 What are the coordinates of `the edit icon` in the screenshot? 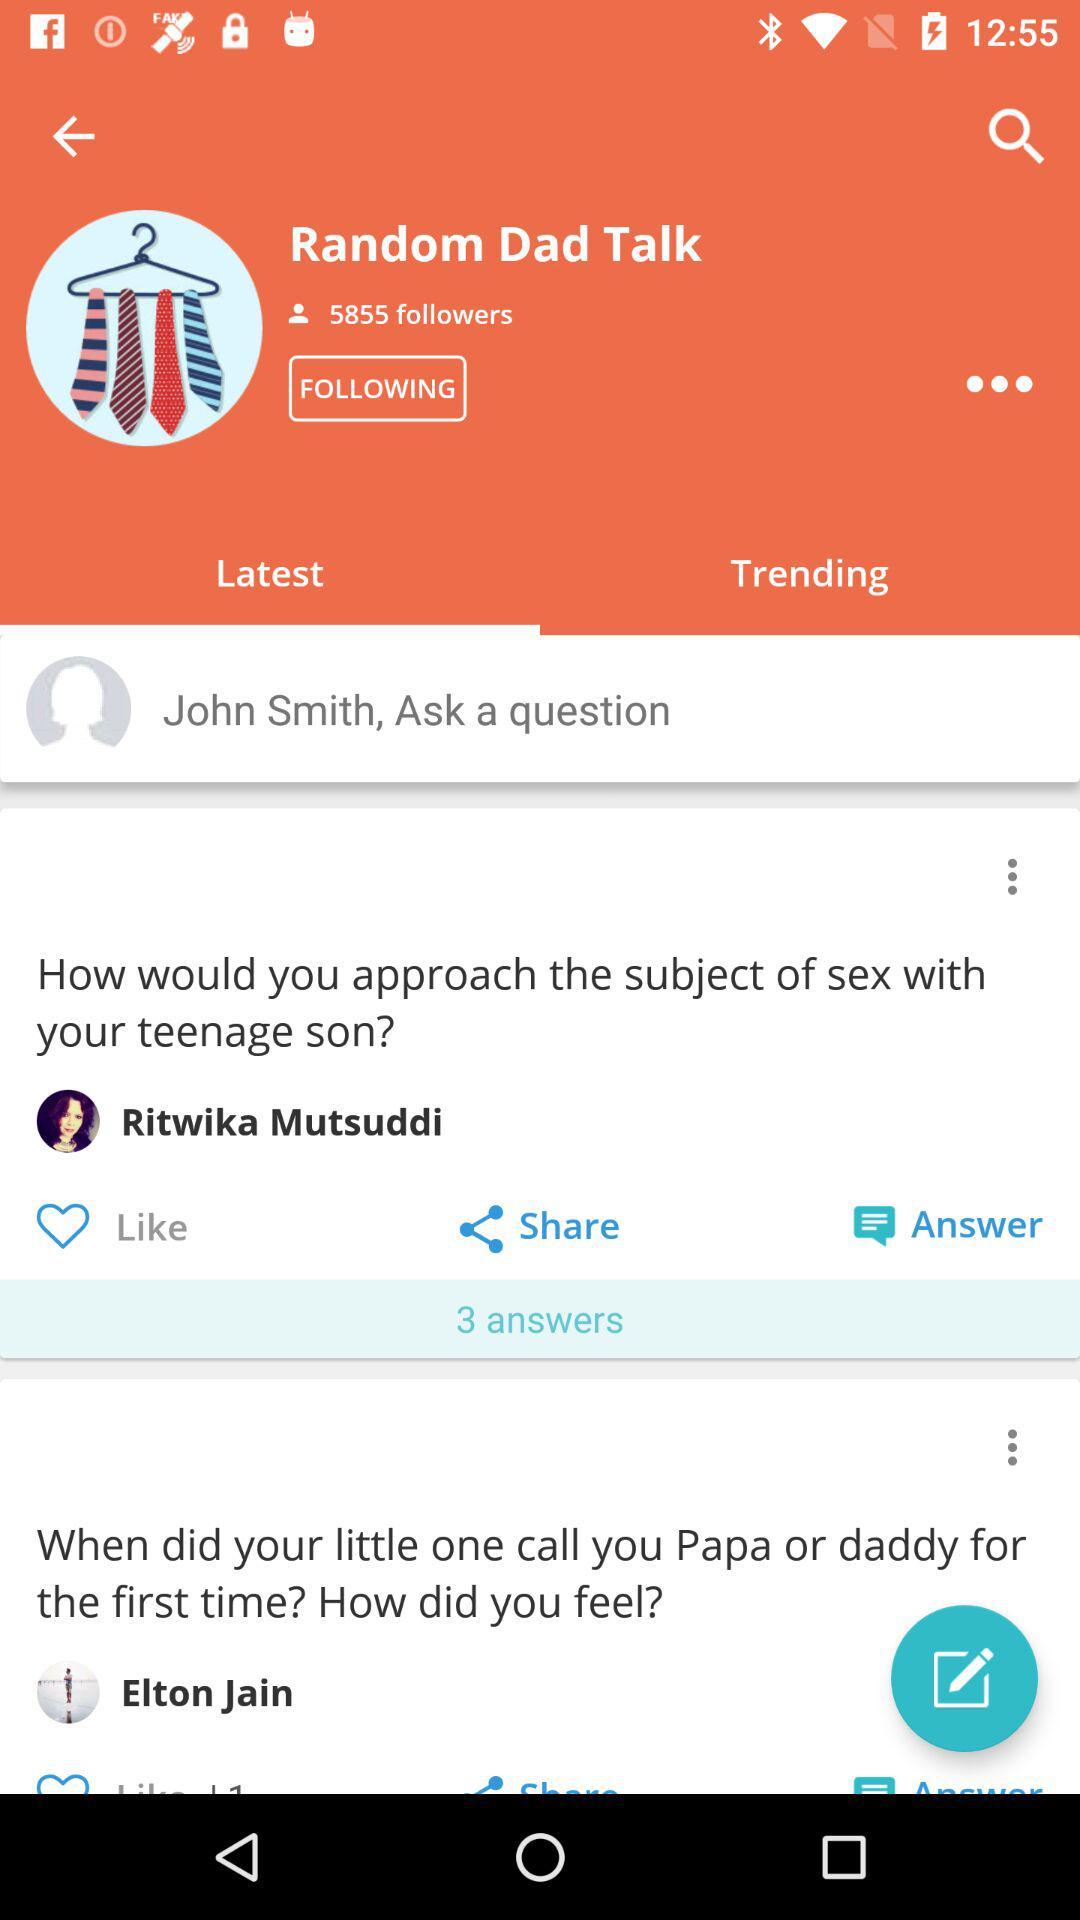 It's located at (963, 1678).